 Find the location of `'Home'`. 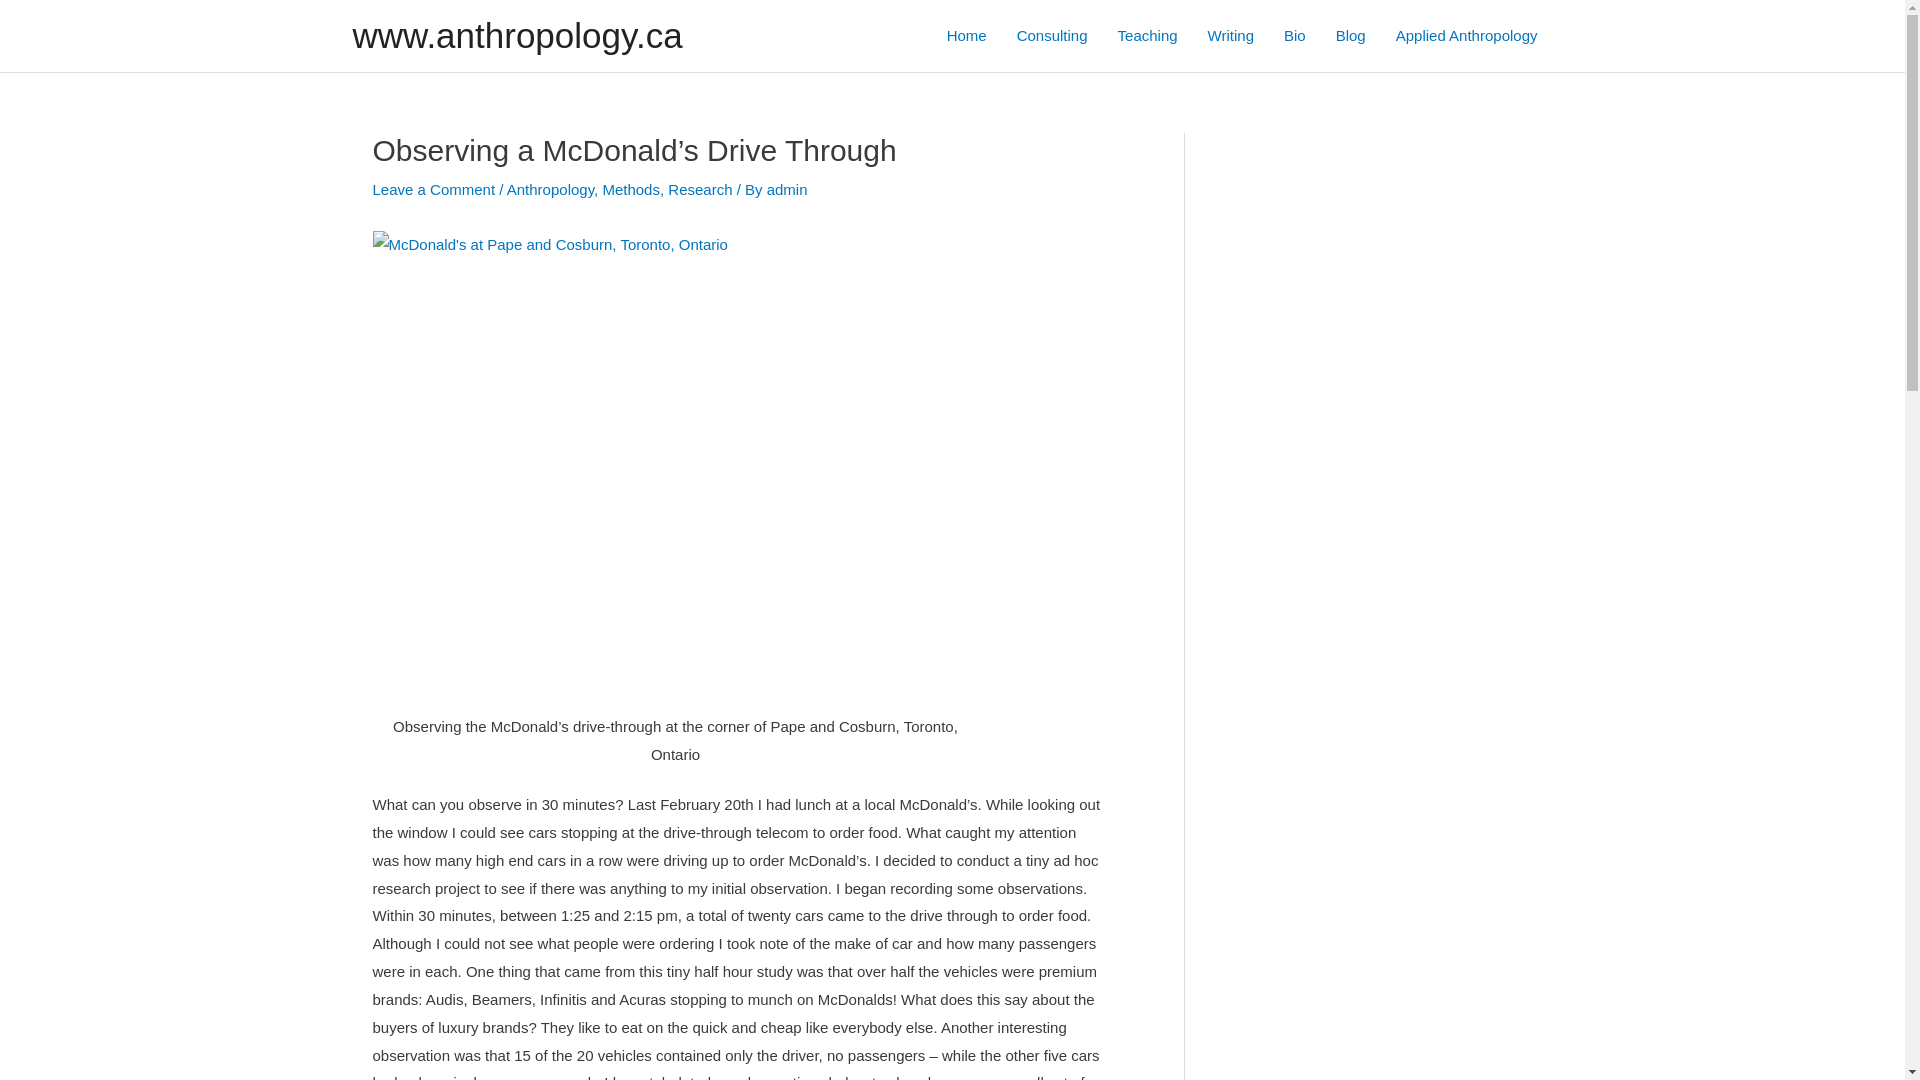

'Home' is located at coordinates (966, 35).